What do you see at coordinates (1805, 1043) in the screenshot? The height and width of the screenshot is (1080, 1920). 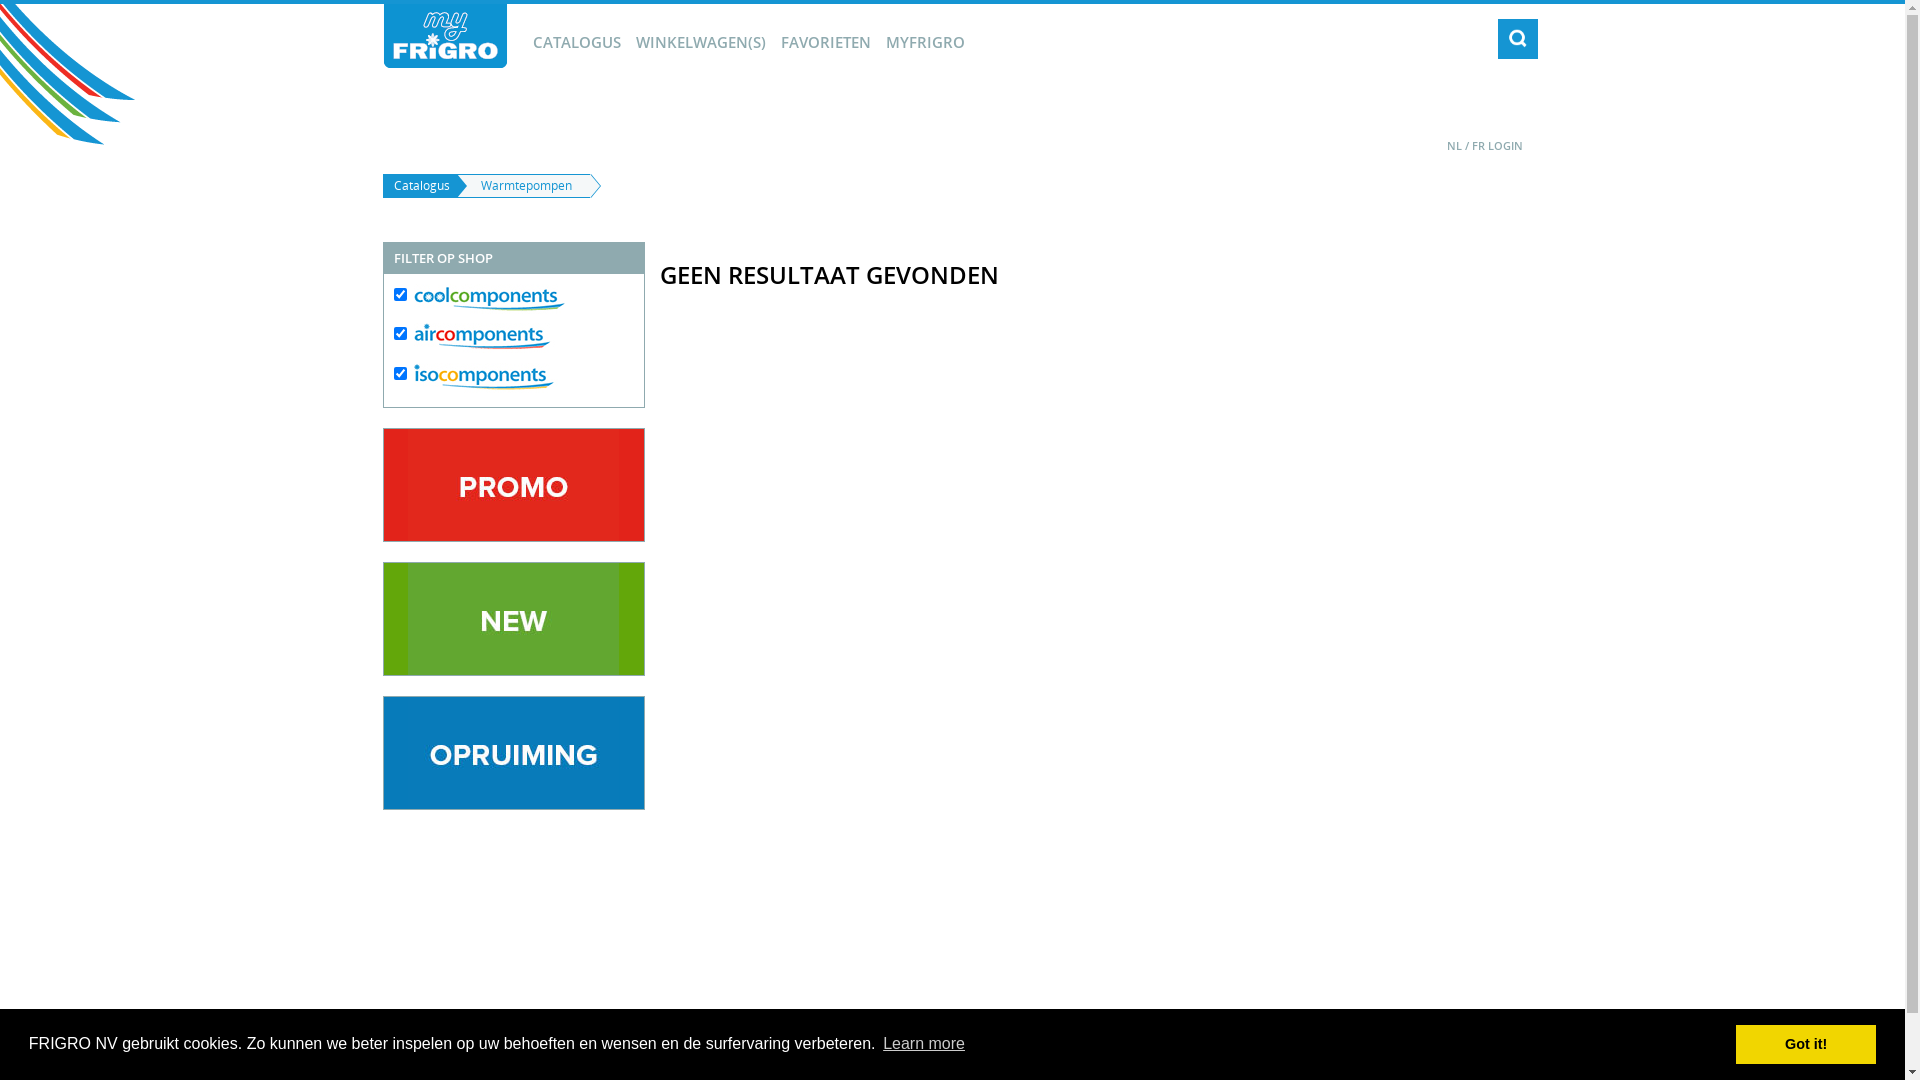 I see `'Got it!'` at bounding box center [1805, 1043].